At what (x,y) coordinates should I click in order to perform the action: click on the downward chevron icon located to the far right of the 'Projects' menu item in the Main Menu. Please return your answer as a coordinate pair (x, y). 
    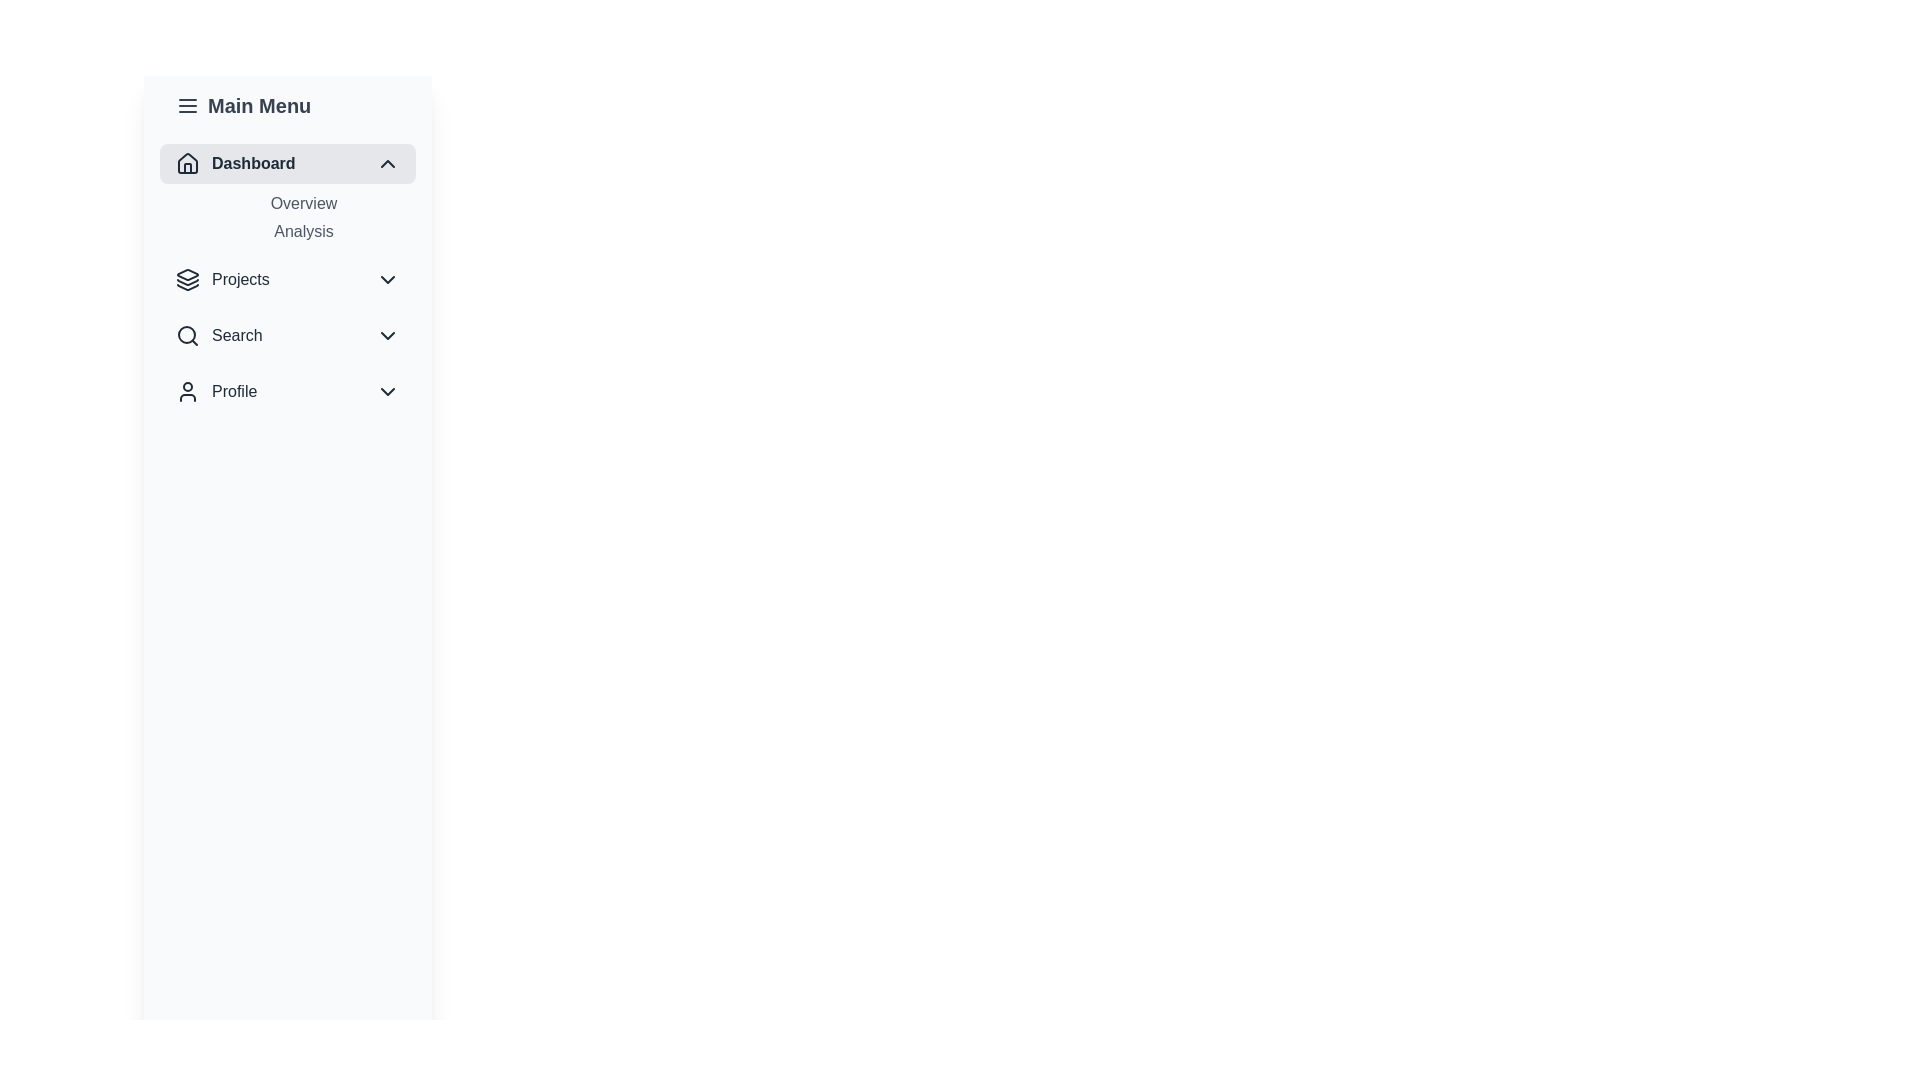
    Looking at the image, I should click on (388, 280).